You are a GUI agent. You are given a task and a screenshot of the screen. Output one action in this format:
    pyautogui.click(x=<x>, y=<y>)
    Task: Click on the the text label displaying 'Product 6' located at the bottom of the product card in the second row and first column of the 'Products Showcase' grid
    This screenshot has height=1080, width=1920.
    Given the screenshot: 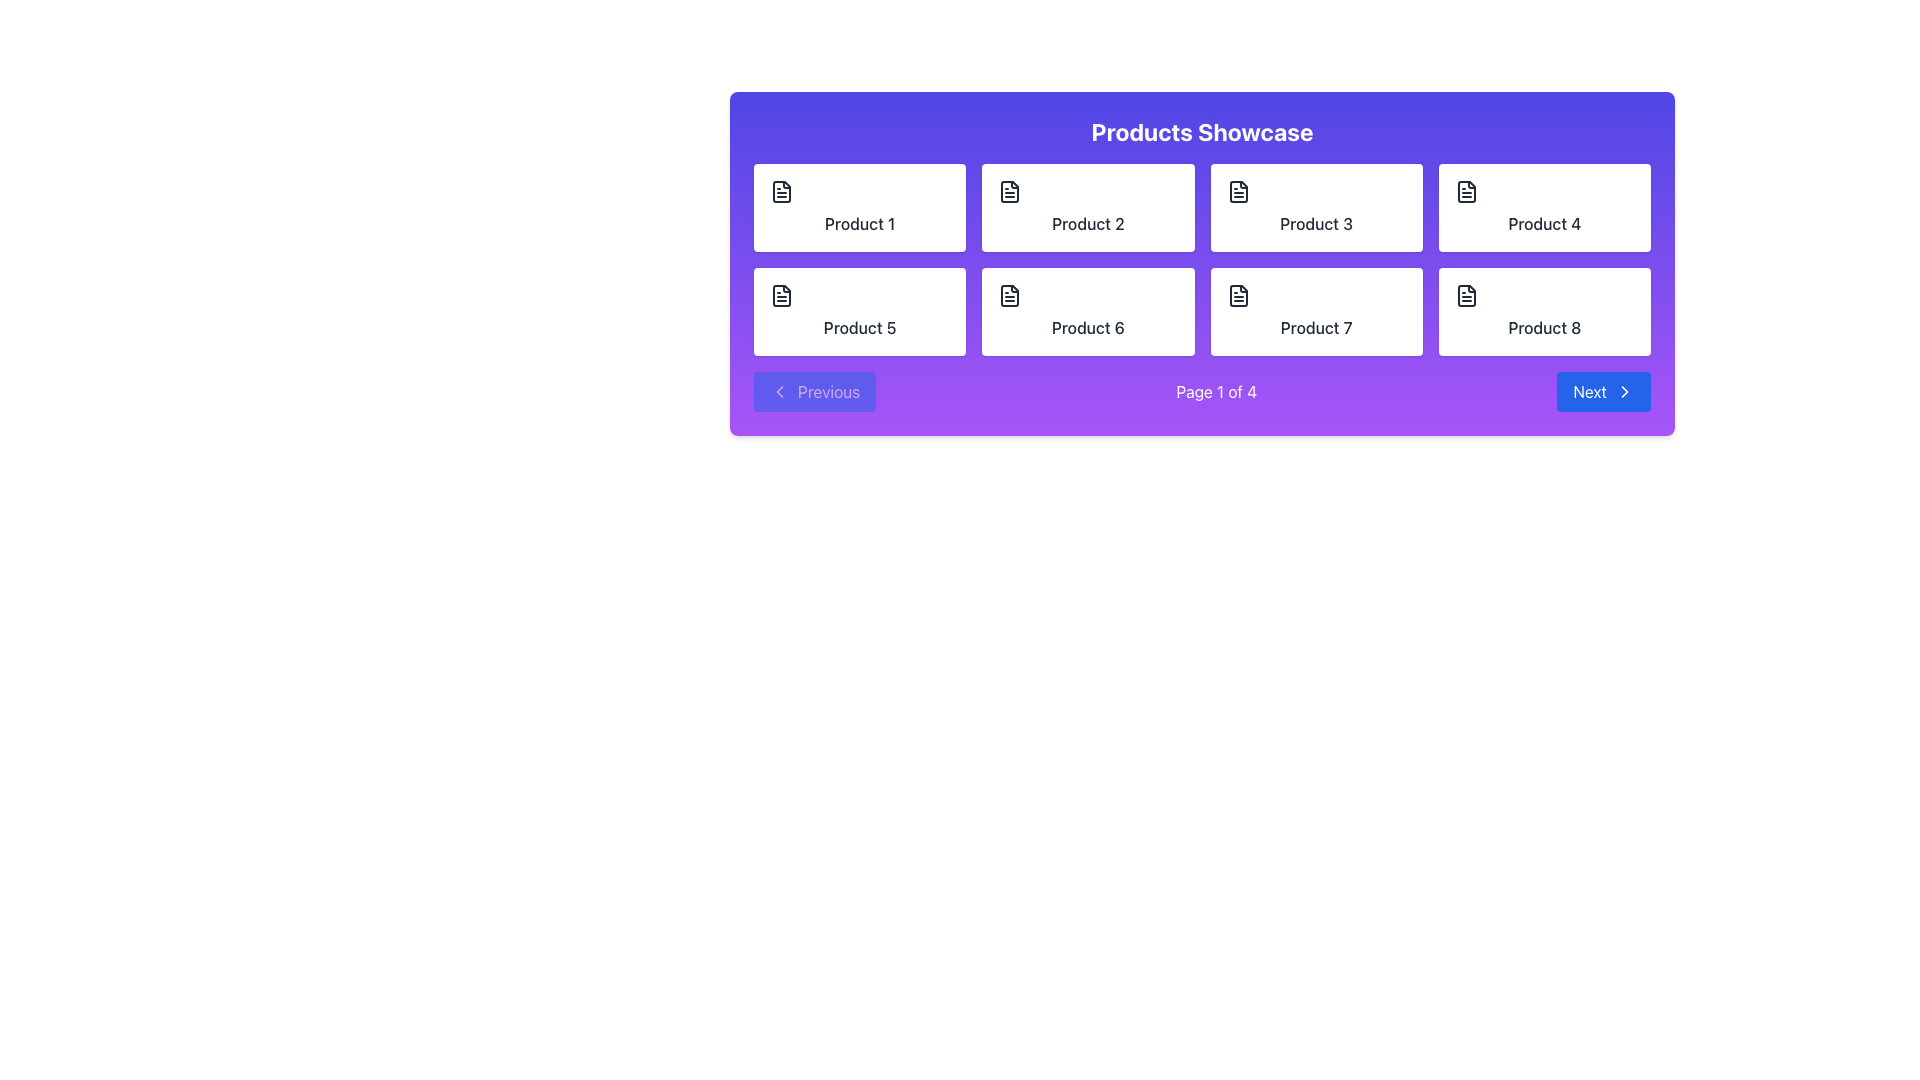 What is the action you would take?
    pyautogui.click(x=1087, y=326)
    